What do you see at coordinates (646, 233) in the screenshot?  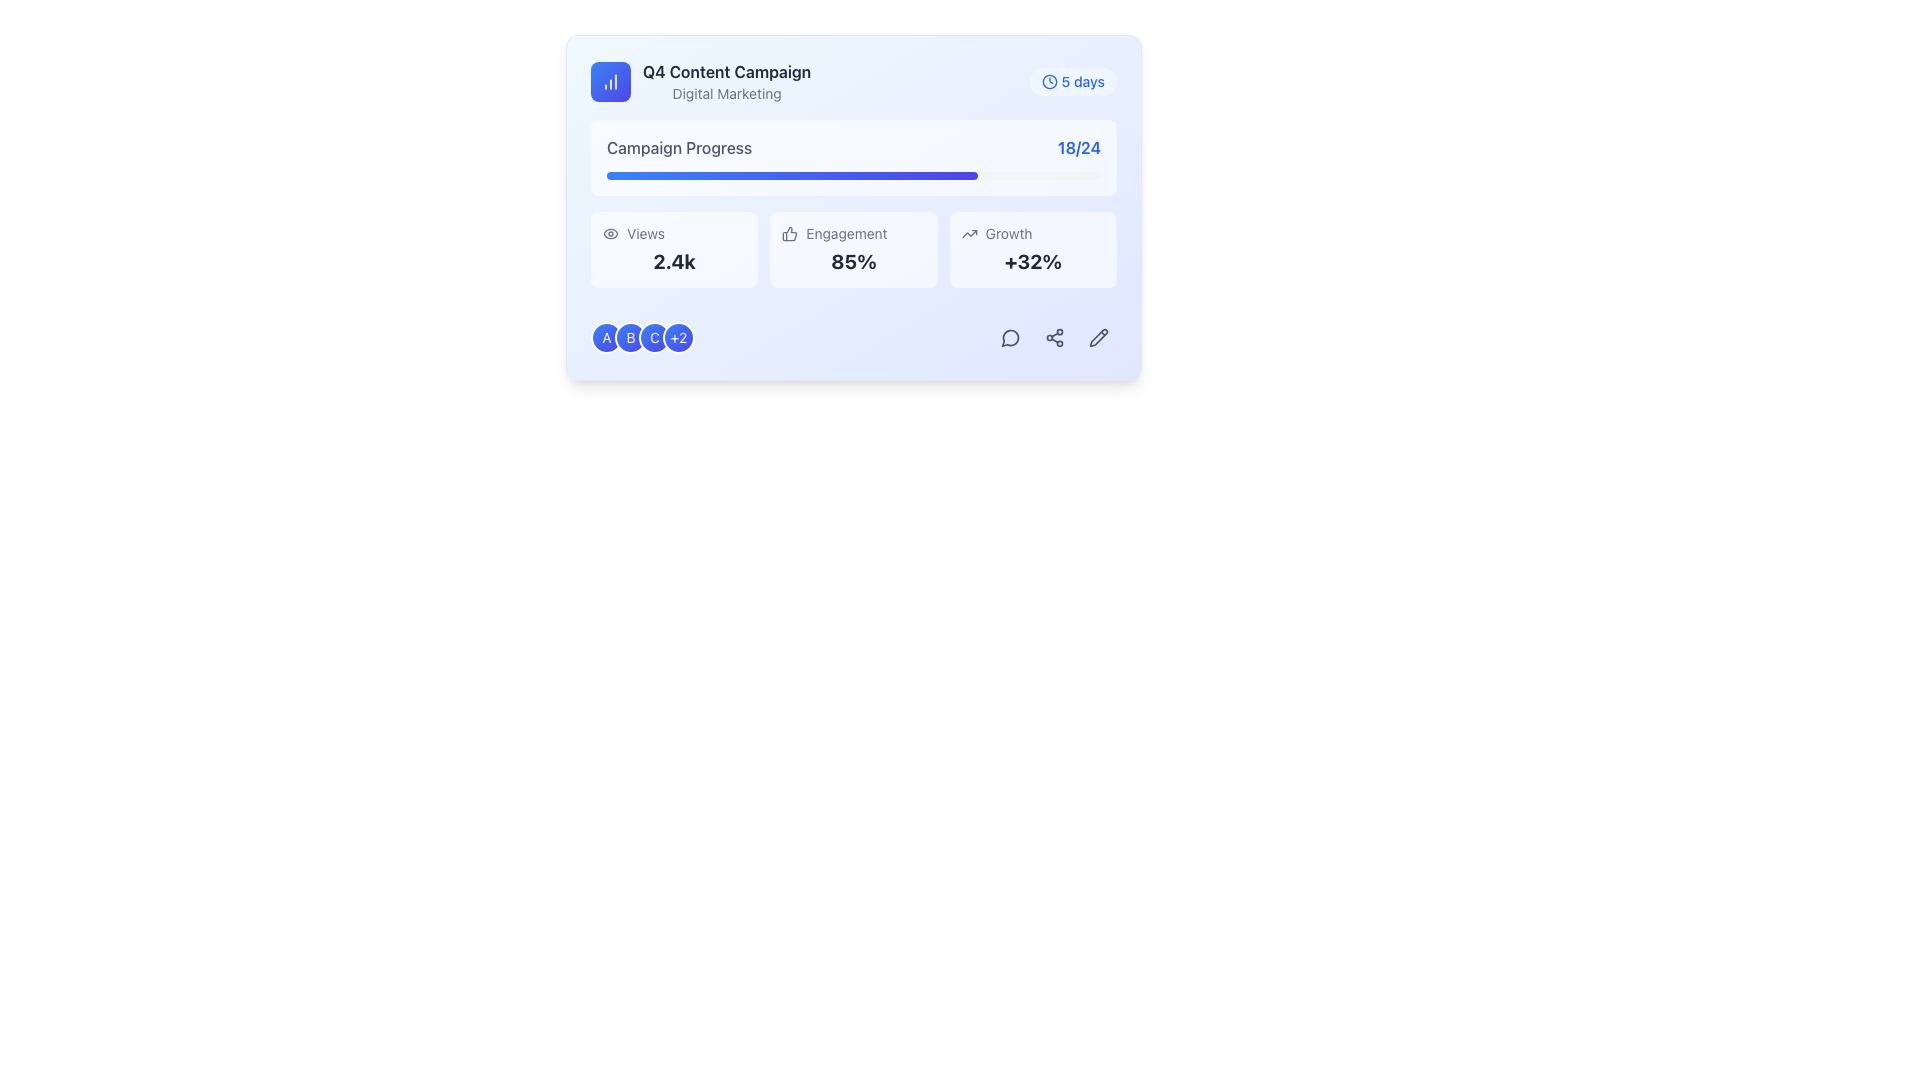 I see `the static label displaying the word 'Views' in a small gray font, positioned above a numerical value in a grid-like area` at bounding box center [646, 233].